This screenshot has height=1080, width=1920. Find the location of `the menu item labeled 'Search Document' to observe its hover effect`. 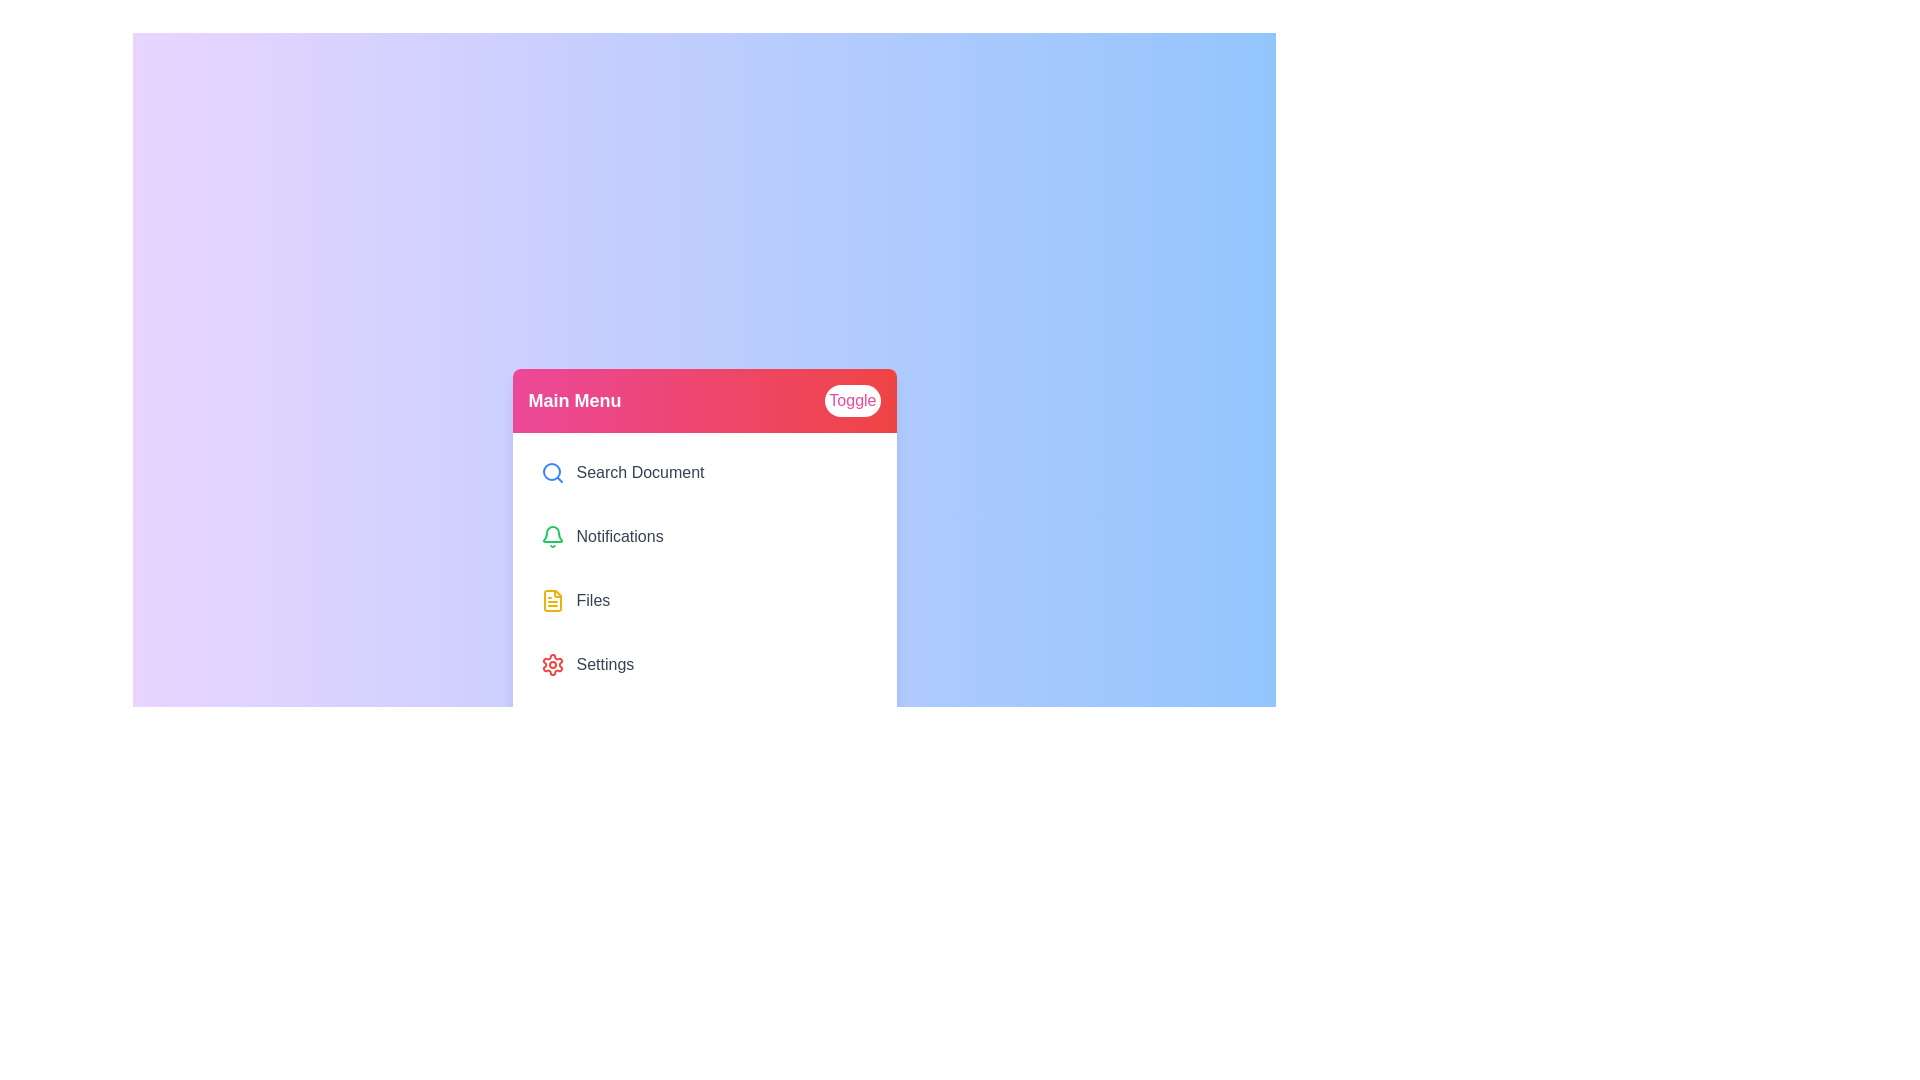

the menu item labeled 'Search Document' to observe its hover effect is located at coordinates (704, 473).